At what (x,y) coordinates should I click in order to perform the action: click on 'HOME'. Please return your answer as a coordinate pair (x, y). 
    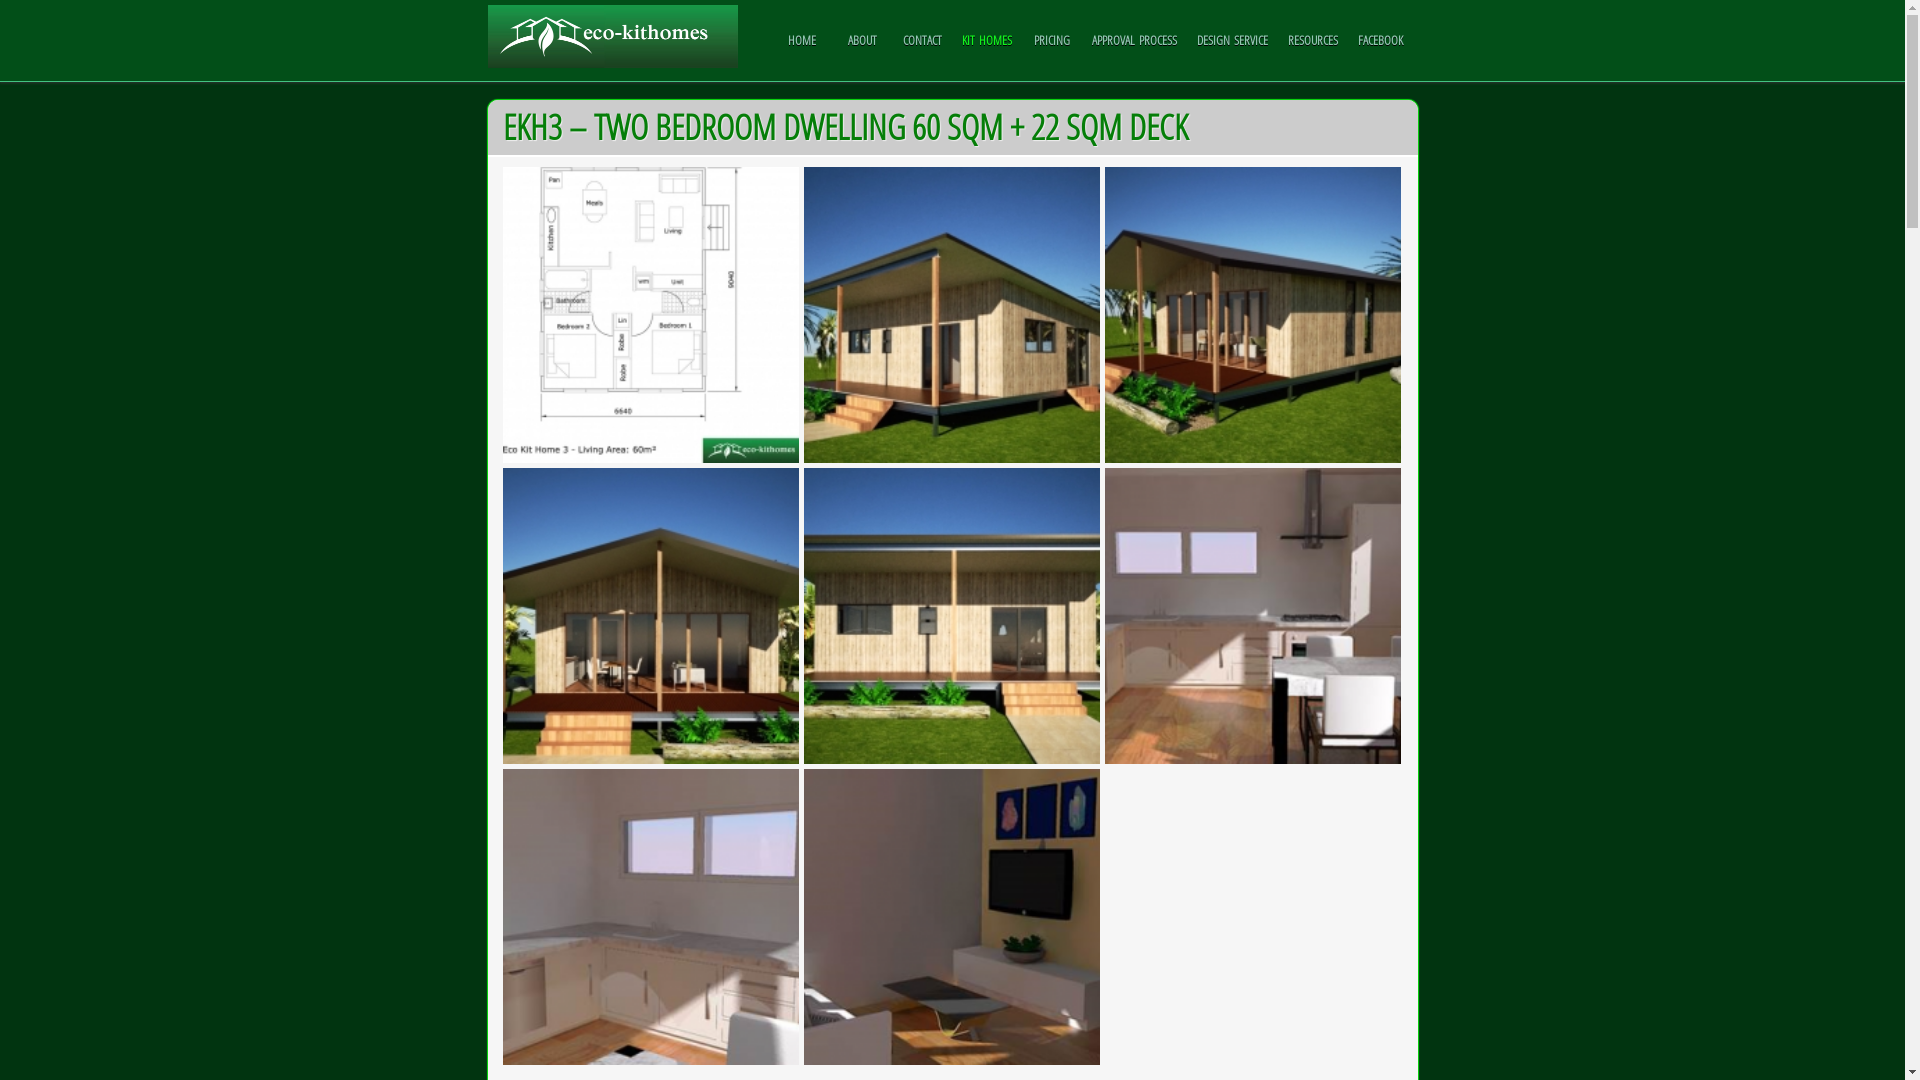
    Looking at the image, I should click on (801, 39).